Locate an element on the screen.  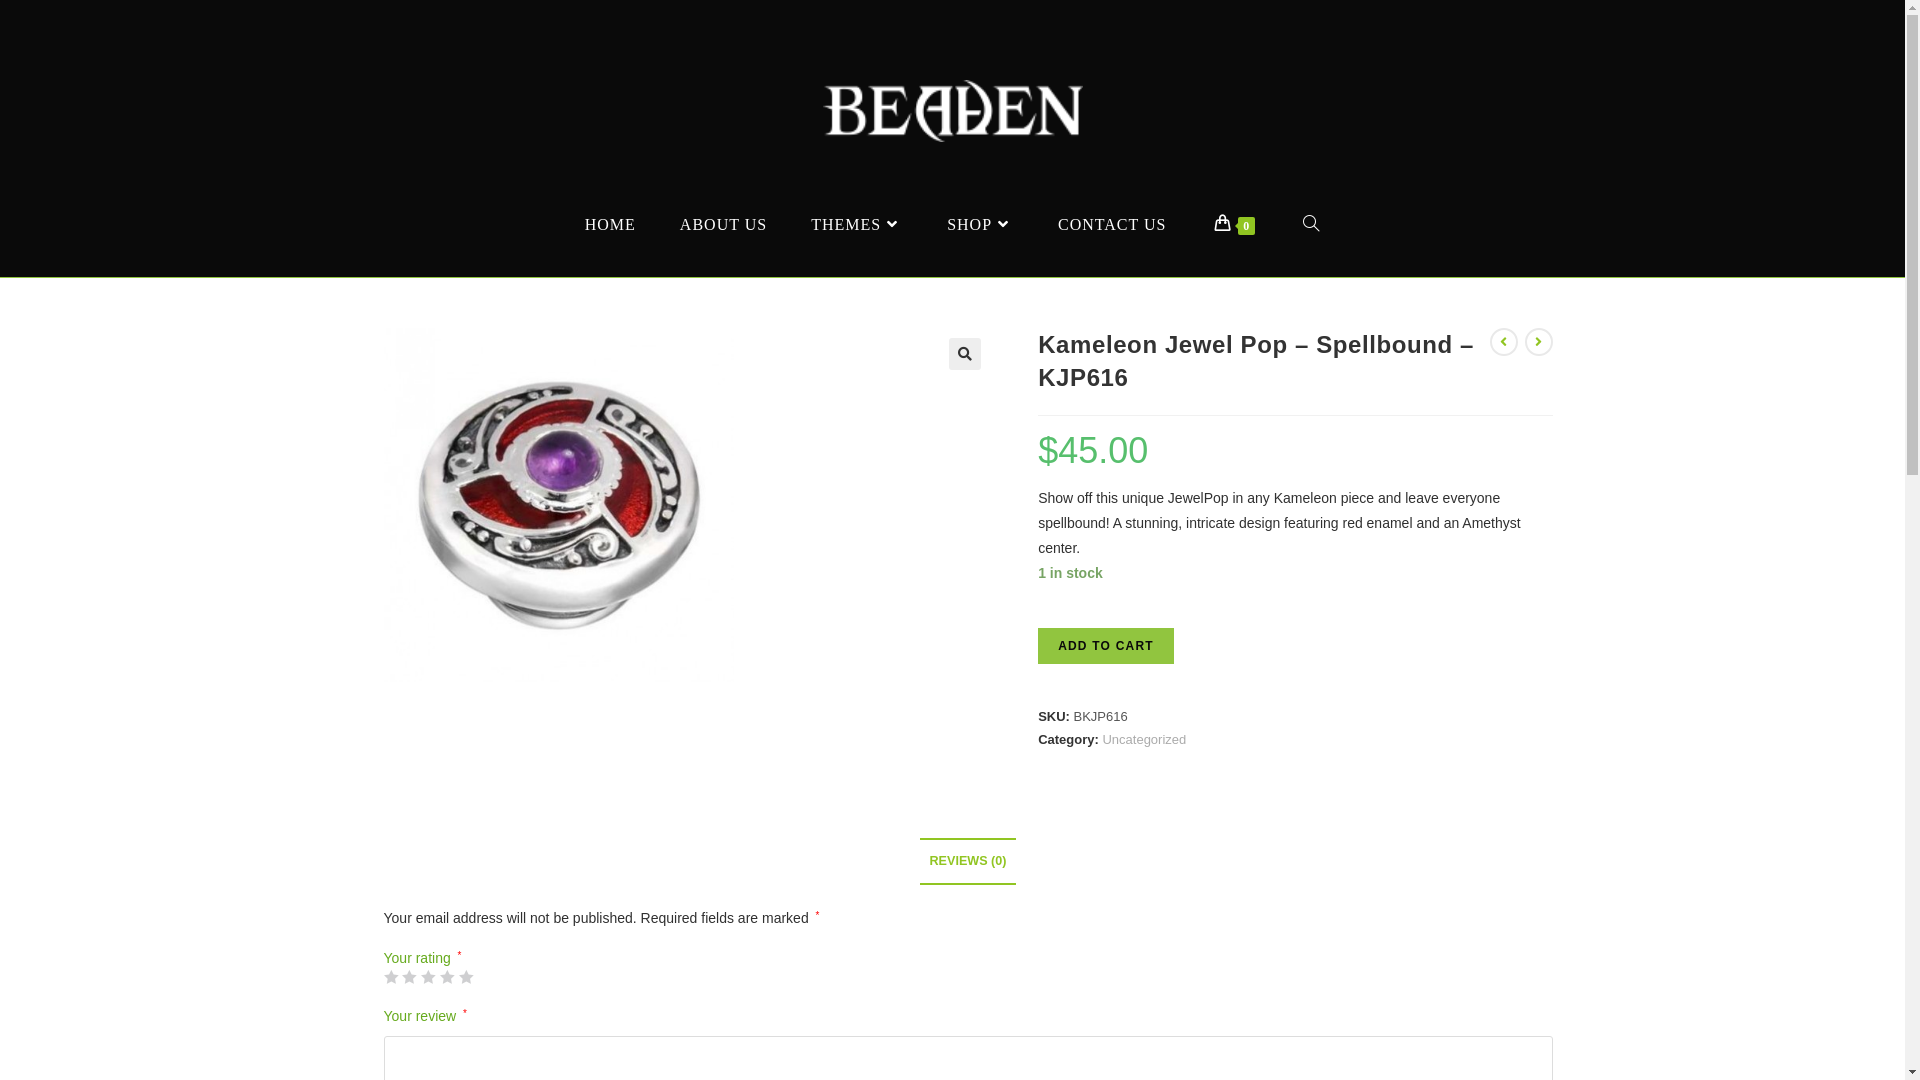
'CONTACT US' is located at coordinates (1111, 224).